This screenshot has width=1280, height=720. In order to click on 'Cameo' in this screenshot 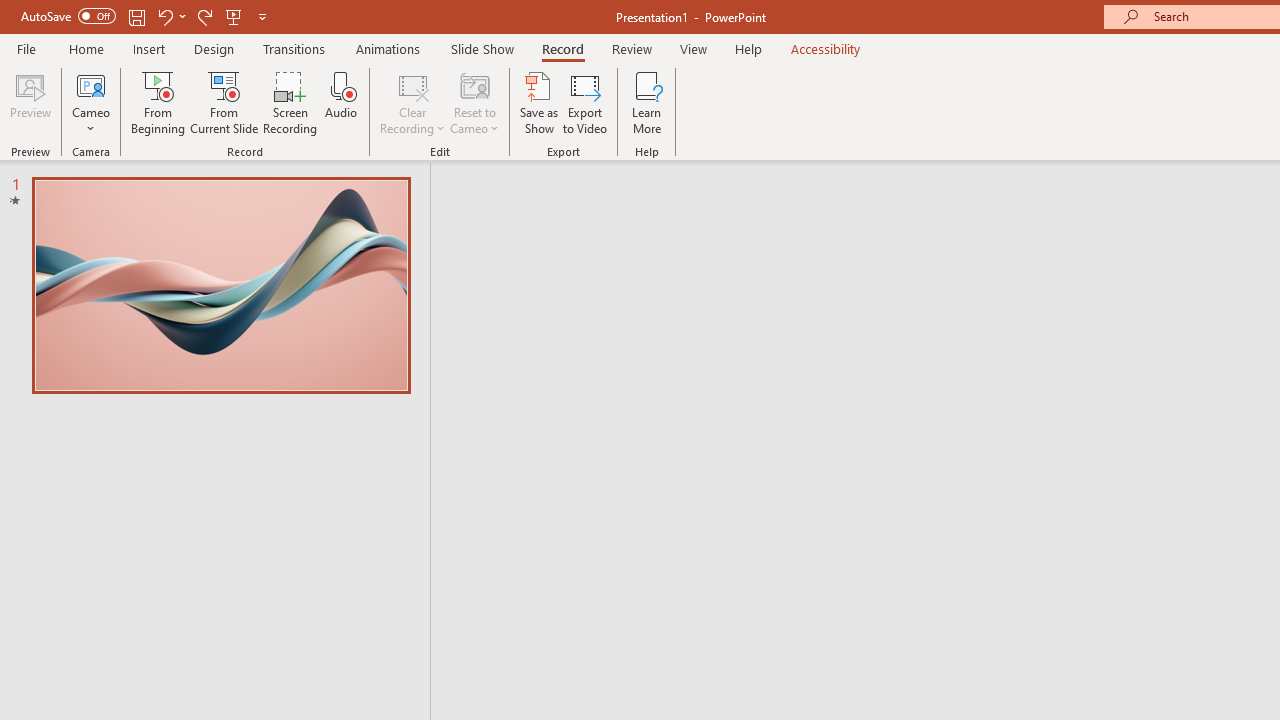, I will do `click(90, 84)`.